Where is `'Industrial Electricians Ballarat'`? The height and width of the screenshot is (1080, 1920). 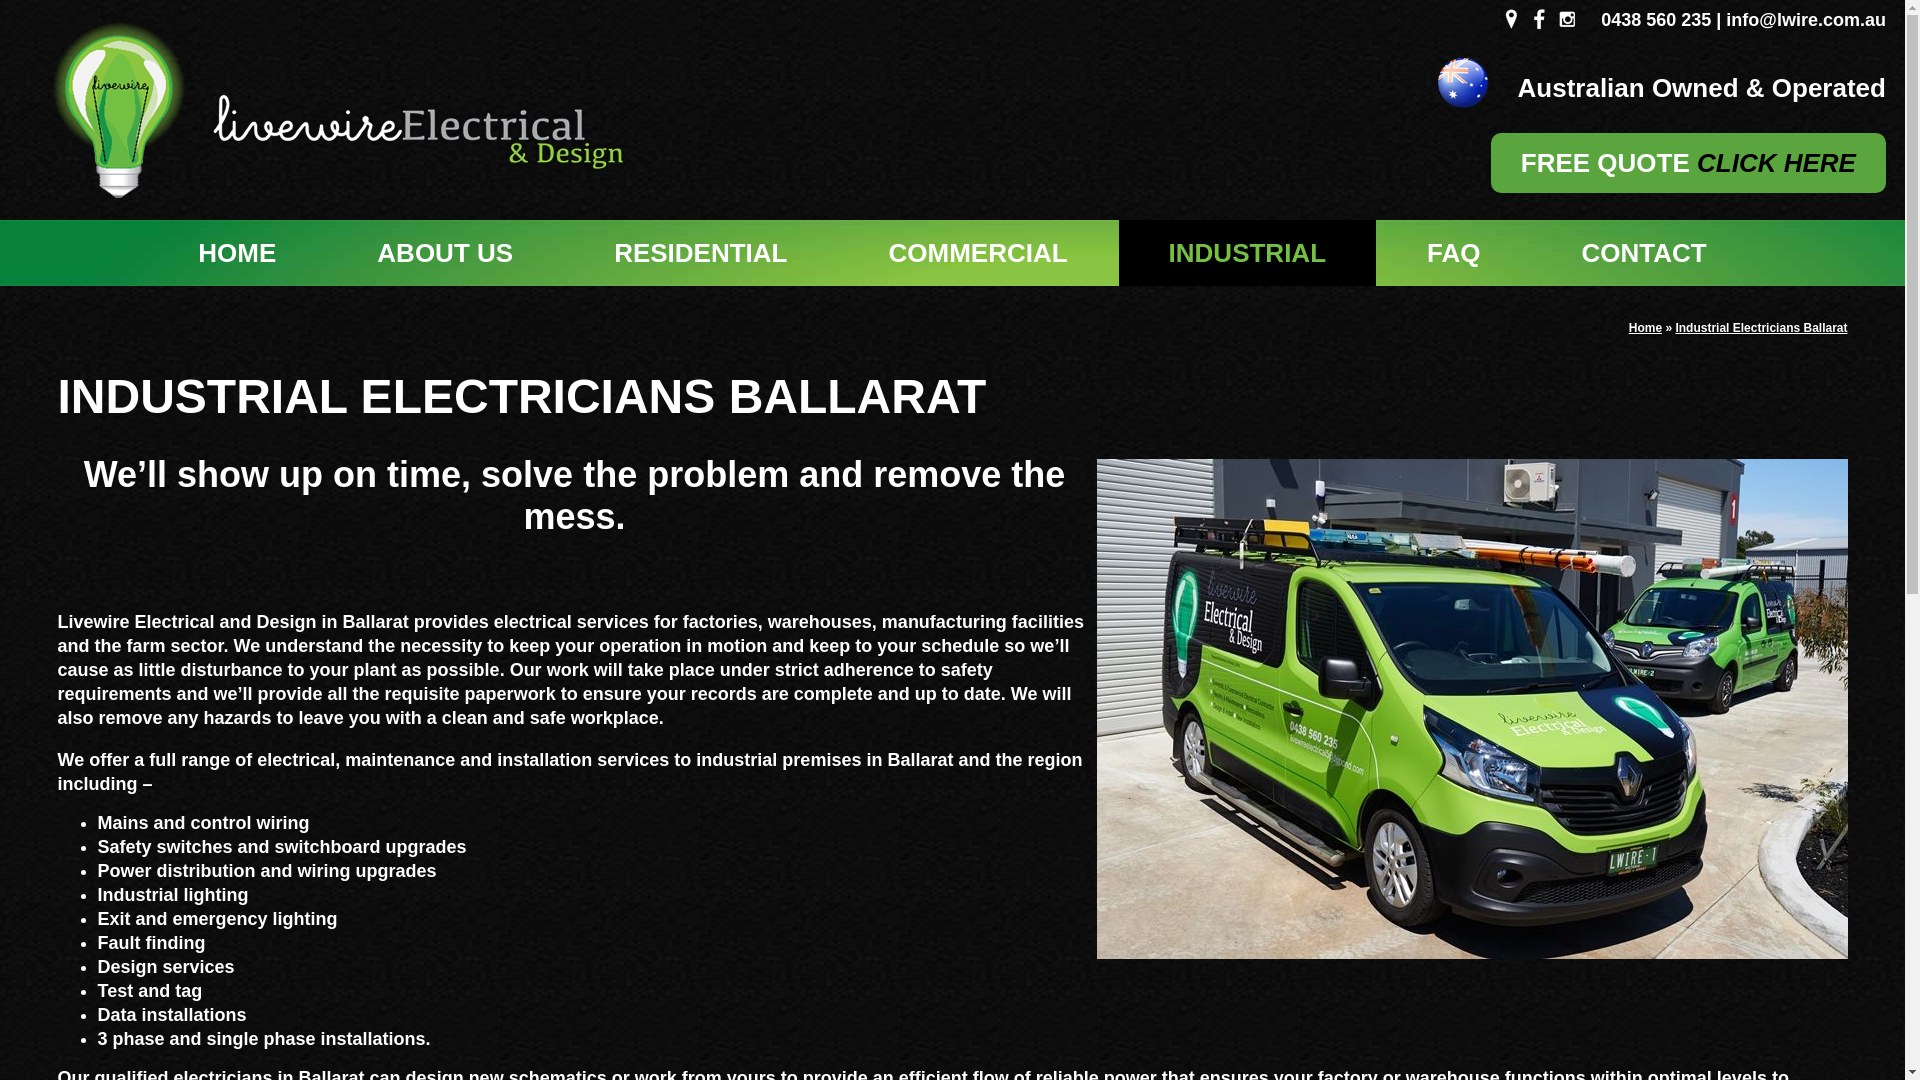 'Industrial Electricians Ballarat' is located at coordinates (1761, 326).